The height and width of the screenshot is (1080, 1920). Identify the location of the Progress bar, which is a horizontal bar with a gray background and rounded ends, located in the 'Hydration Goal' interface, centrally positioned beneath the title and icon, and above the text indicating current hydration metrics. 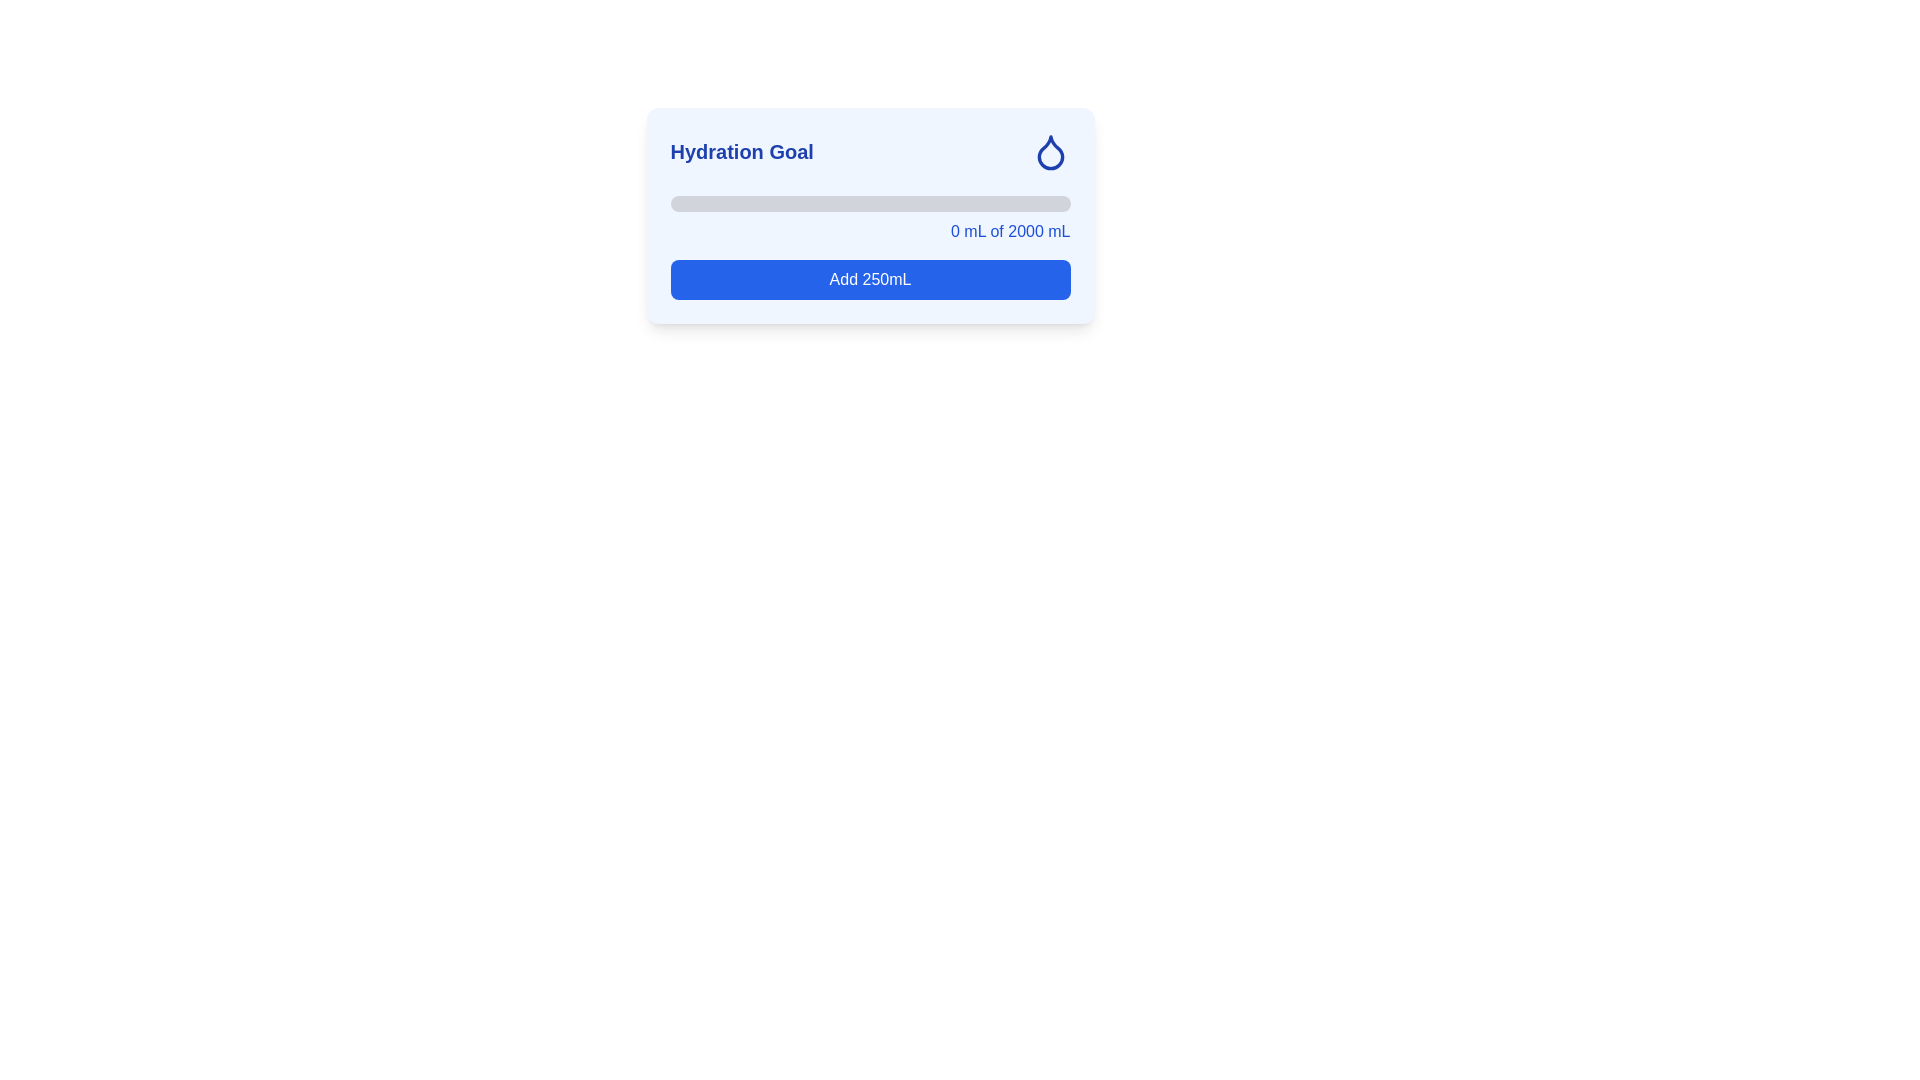
(870, 204).